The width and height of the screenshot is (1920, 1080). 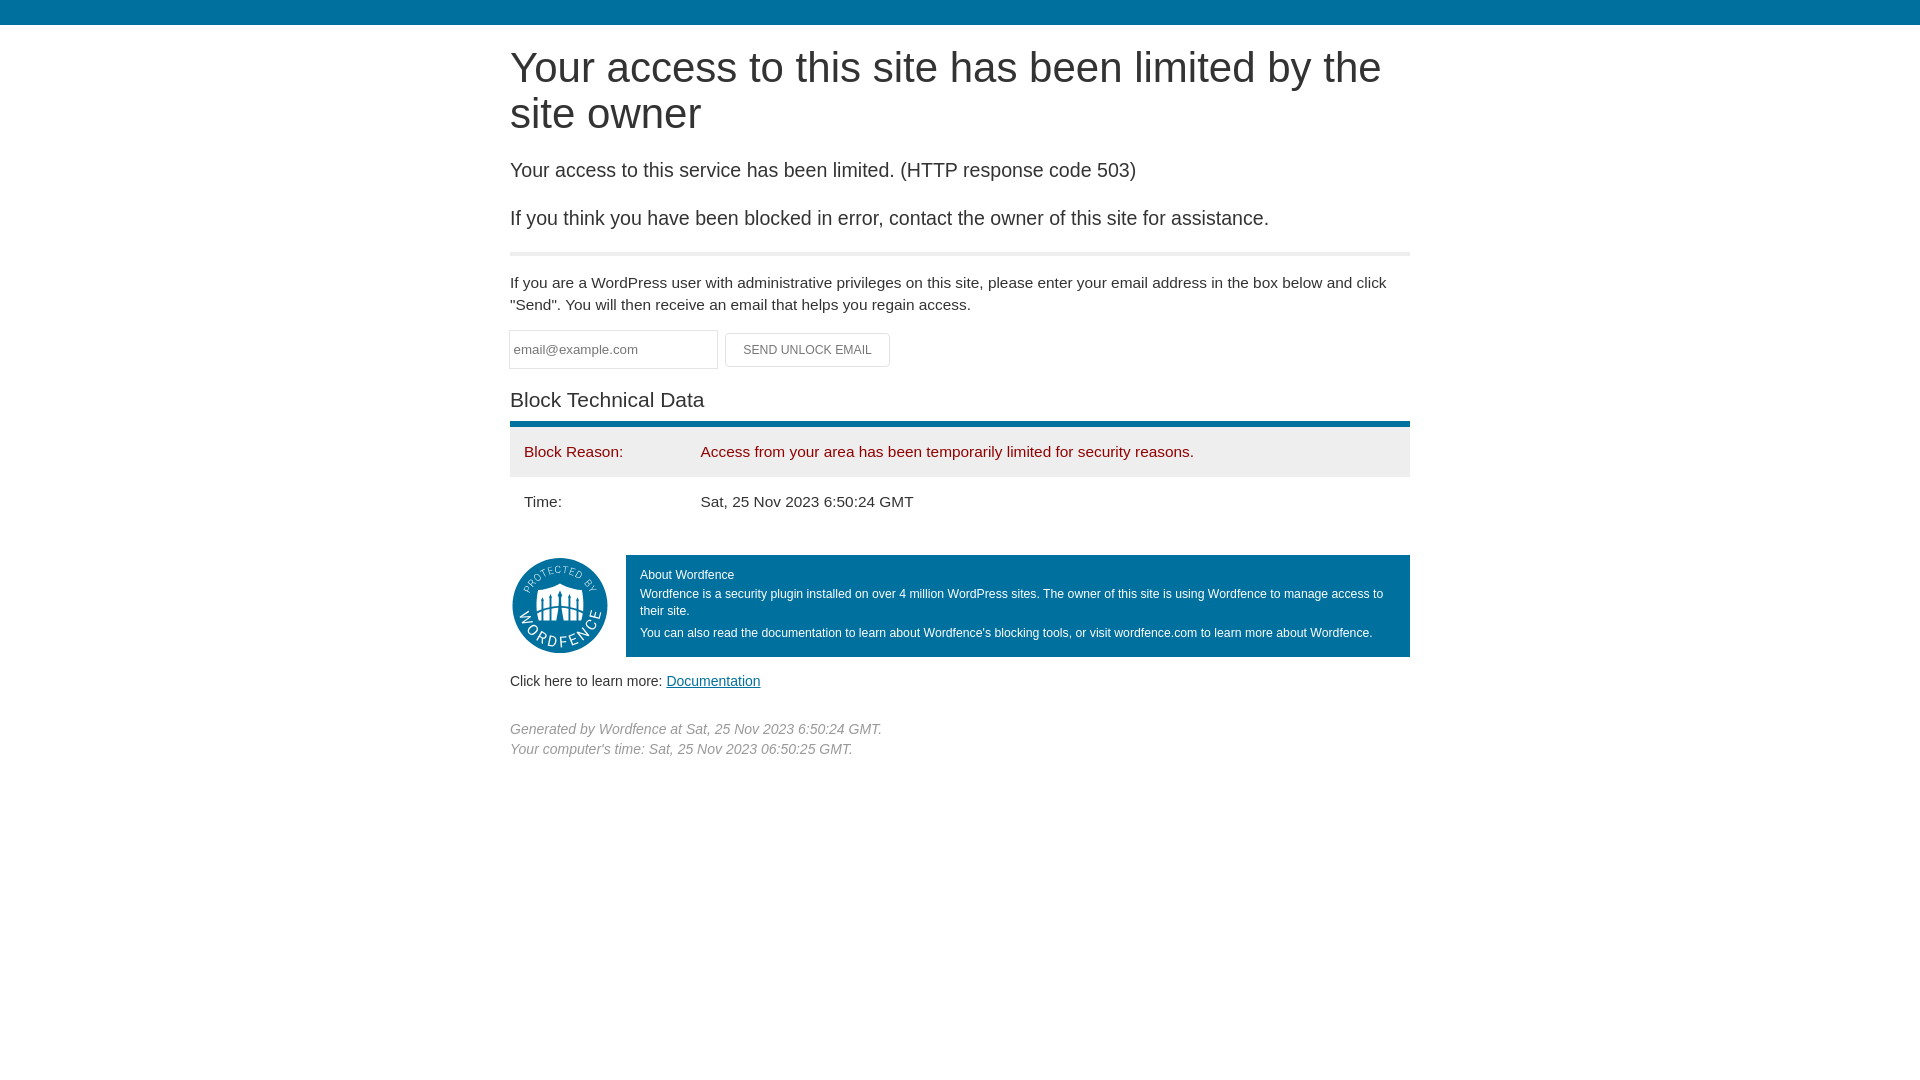 What do you see at coordinates (666, 680) in the screenshot?
I see `'Documentation'` at bounding box center [666, 680].